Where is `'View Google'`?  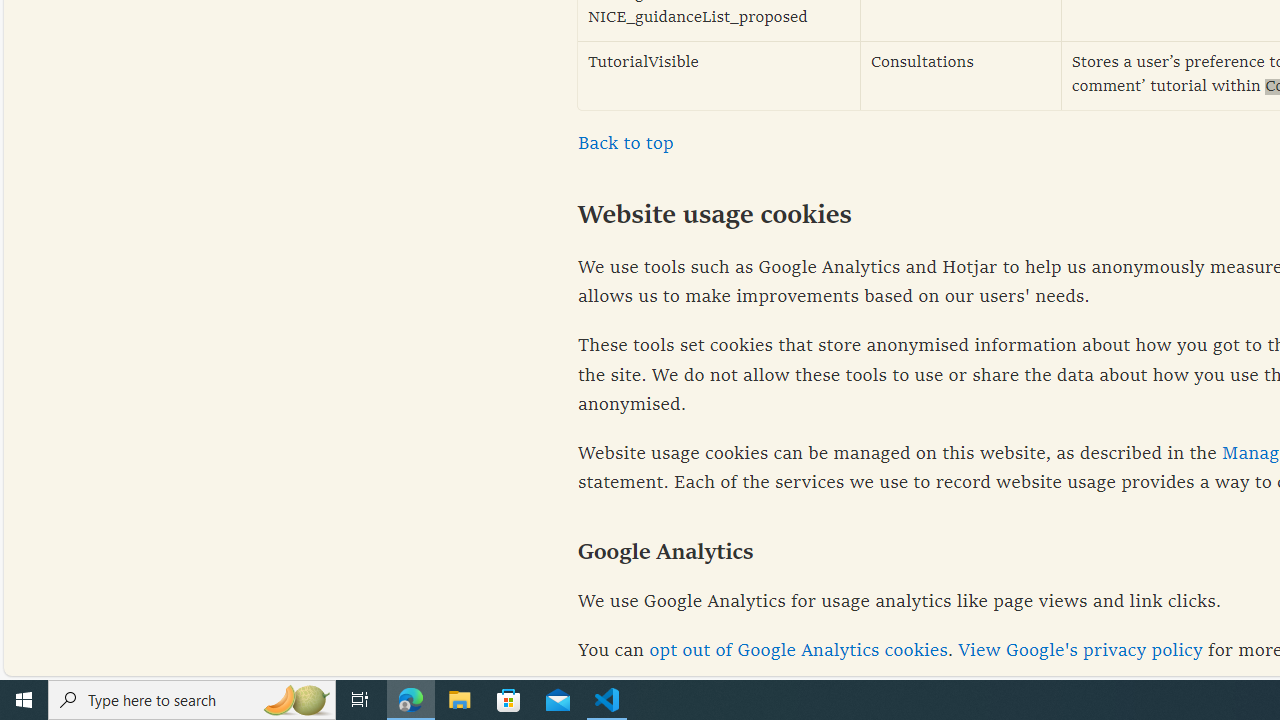 'View Google' is located at coordinates (1079, 651).